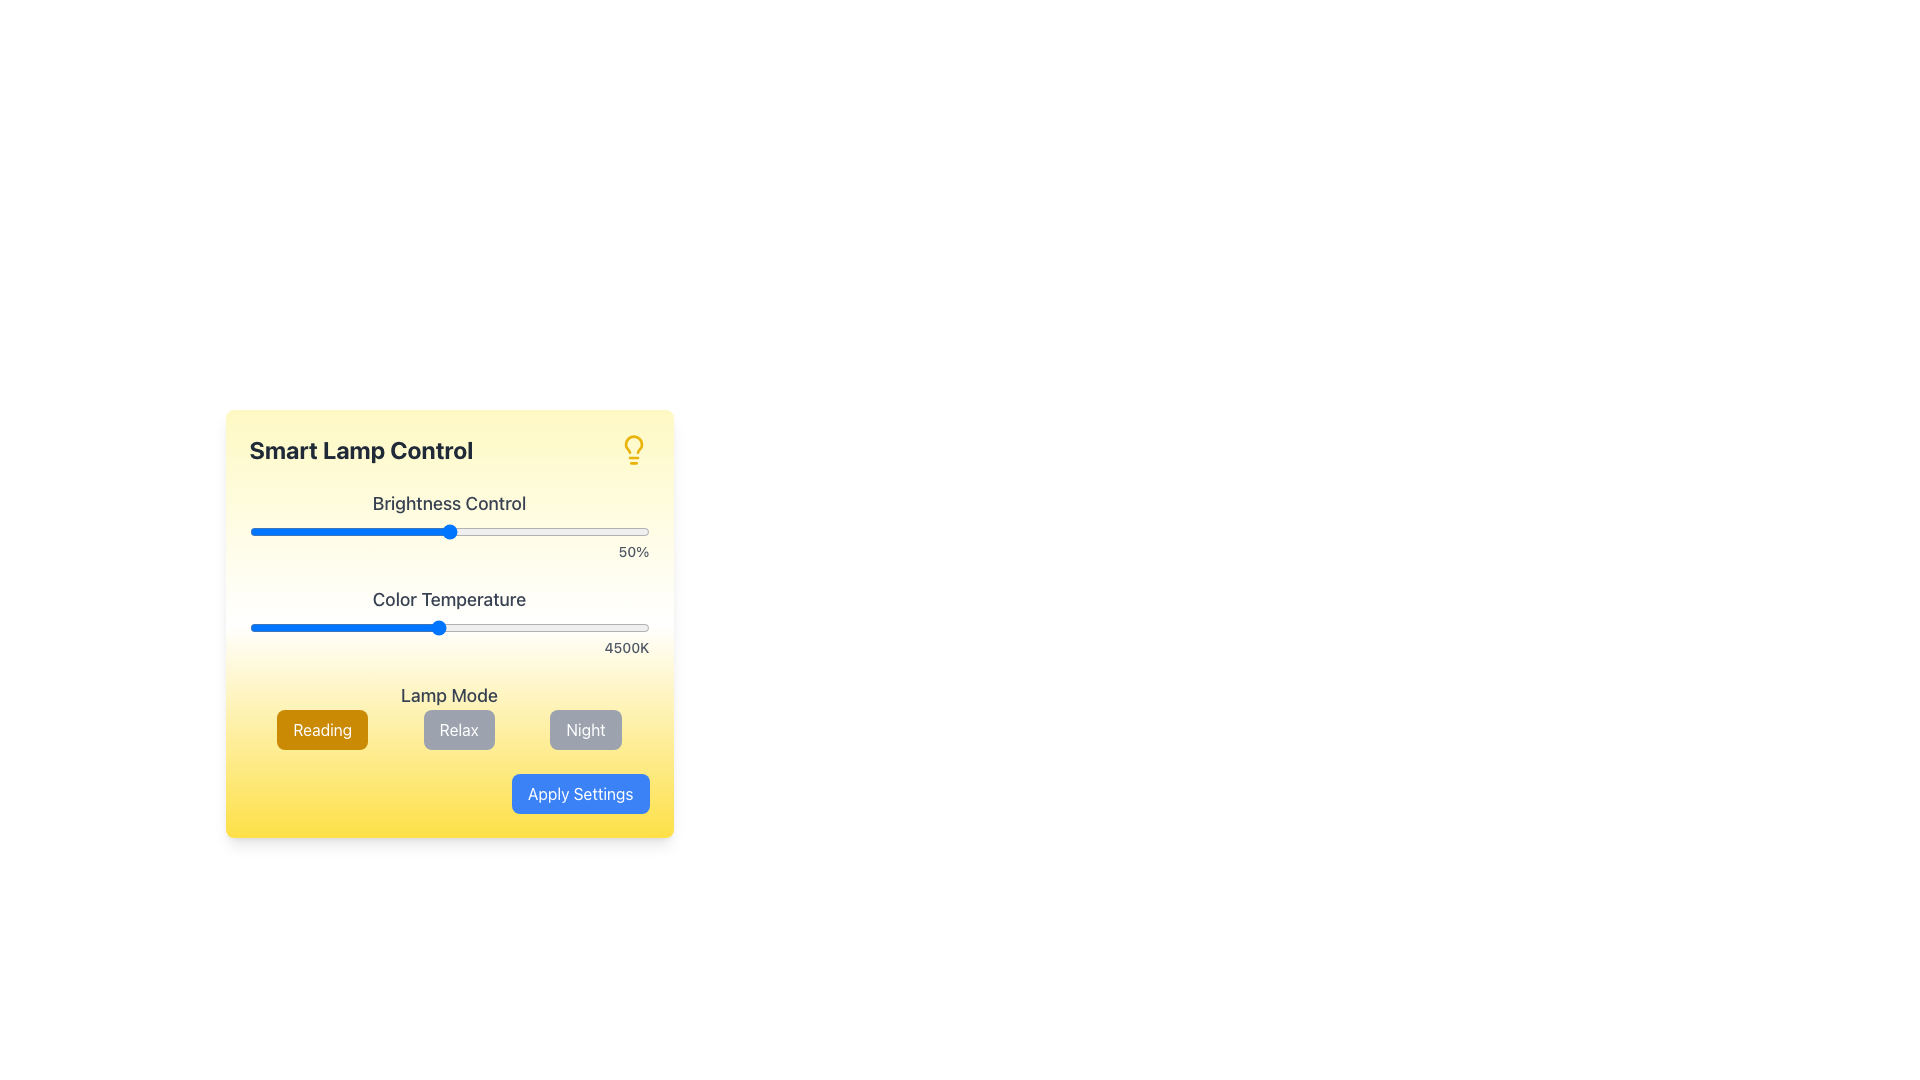 The image size is (1920, 1080). I want to click on the 'Apply Settings' button located at the bottom-right corner of the 'Smart Lamp Control' card to confirm the configuration settings for the smart lamp, so click(579, 793).